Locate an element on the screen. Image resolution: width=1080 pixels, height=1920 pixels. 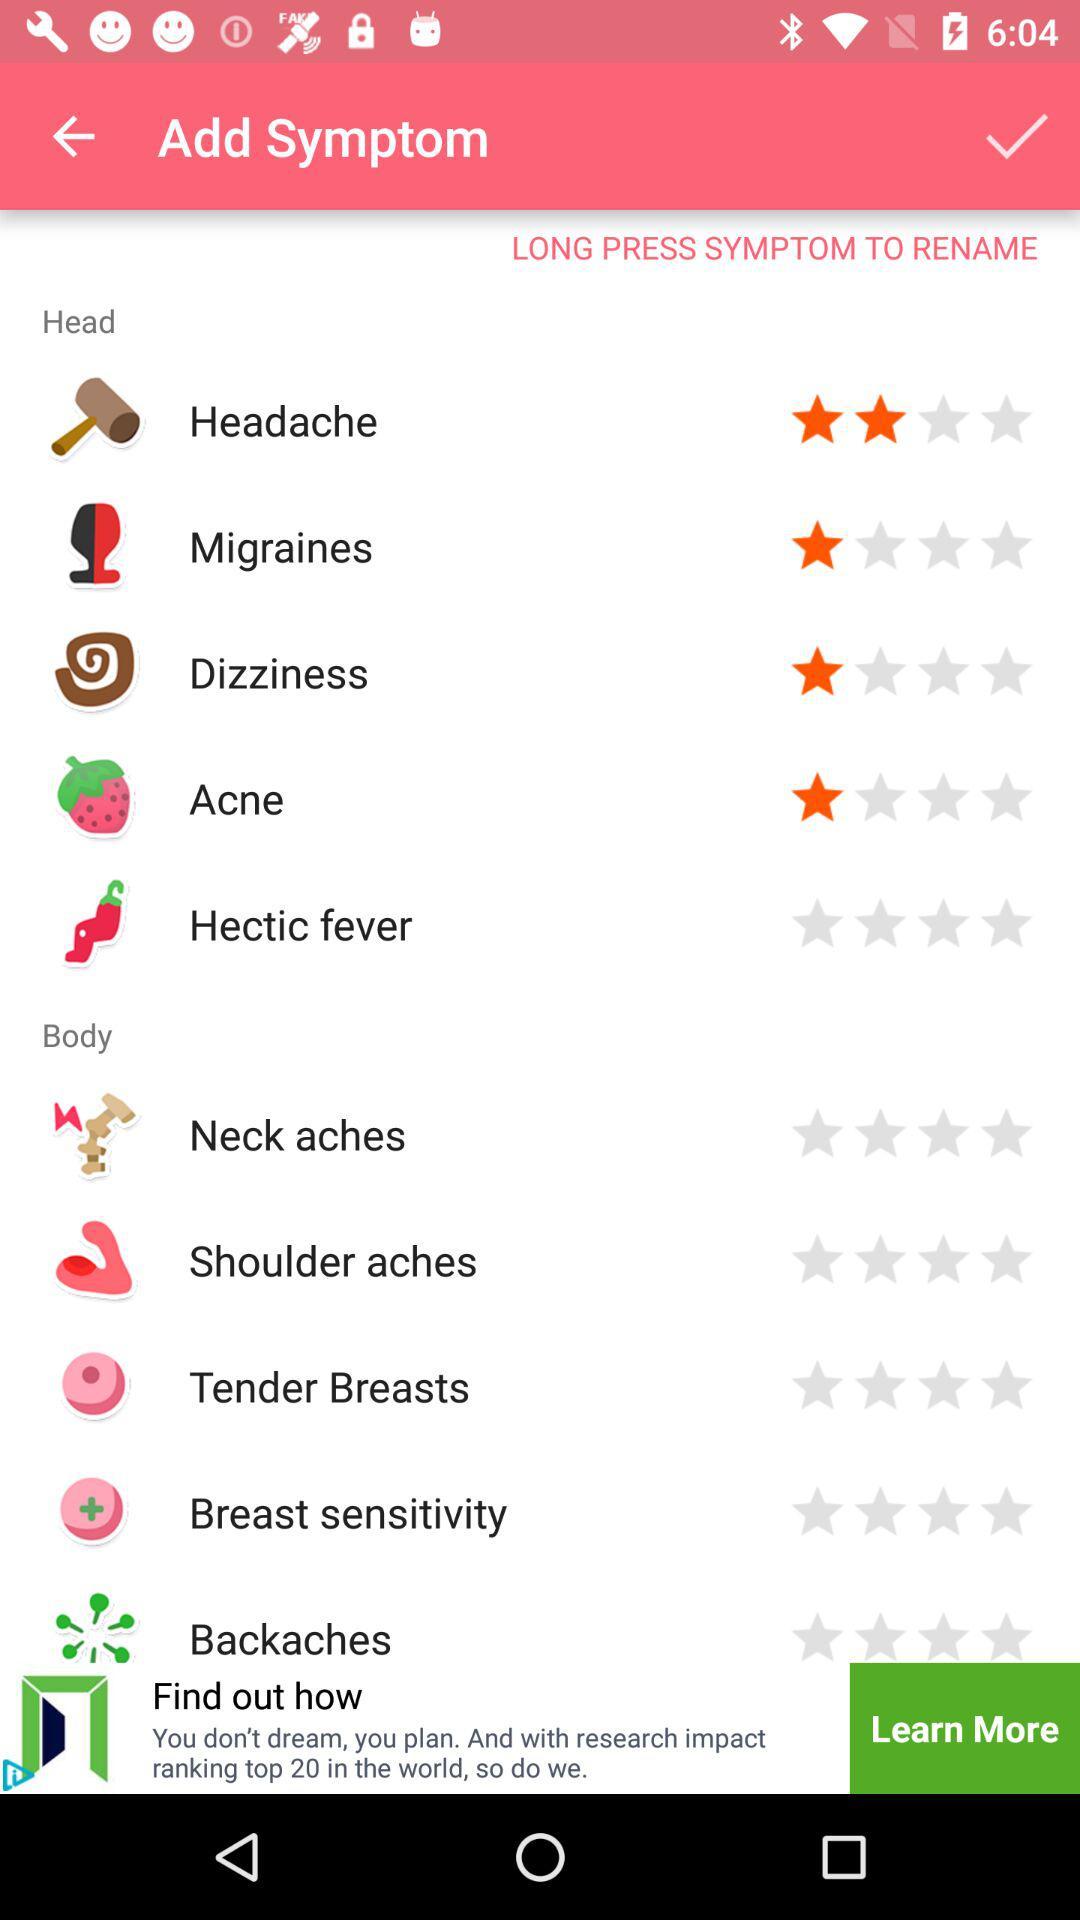
rate intensity of symptom is located at coordinates (943, 1258).